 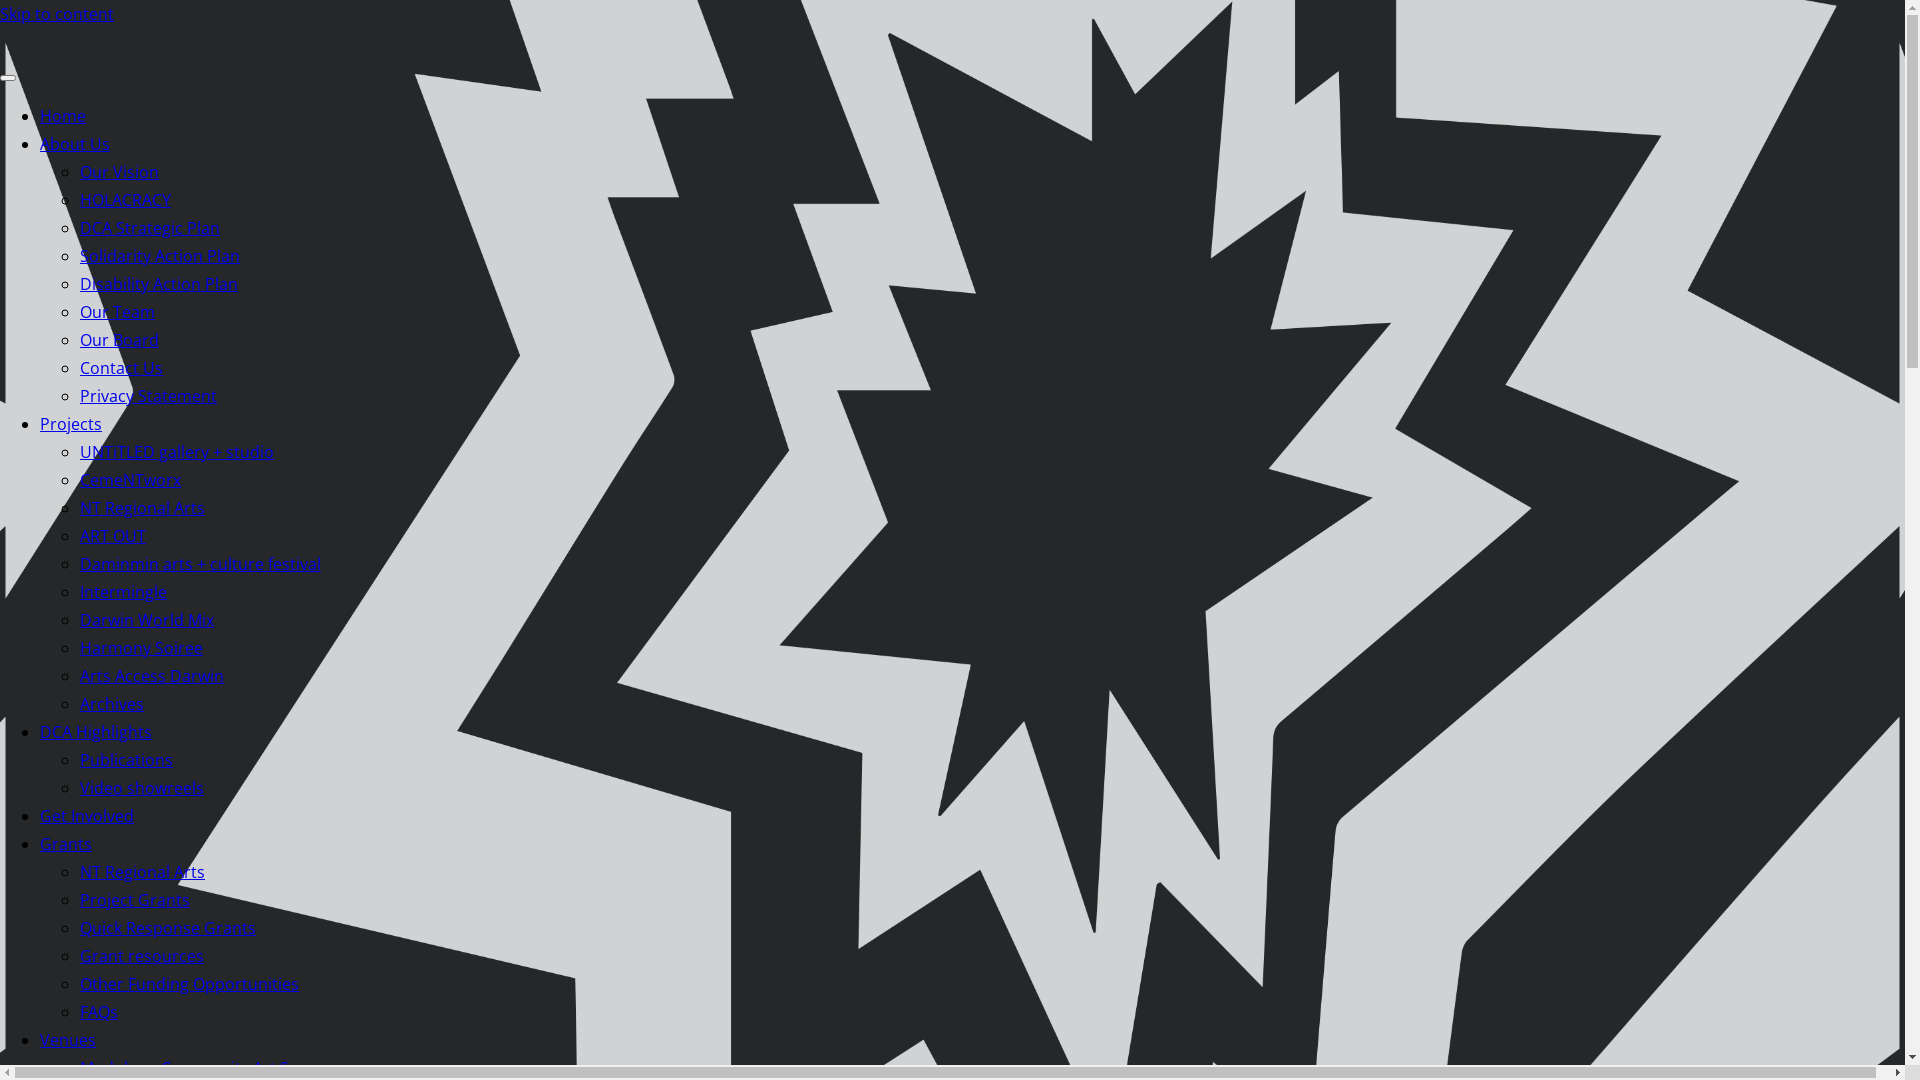 What do you see at coordinates (125, 759) in the screenshot?
I see `'Publications'` at bounding box center [125, 759].